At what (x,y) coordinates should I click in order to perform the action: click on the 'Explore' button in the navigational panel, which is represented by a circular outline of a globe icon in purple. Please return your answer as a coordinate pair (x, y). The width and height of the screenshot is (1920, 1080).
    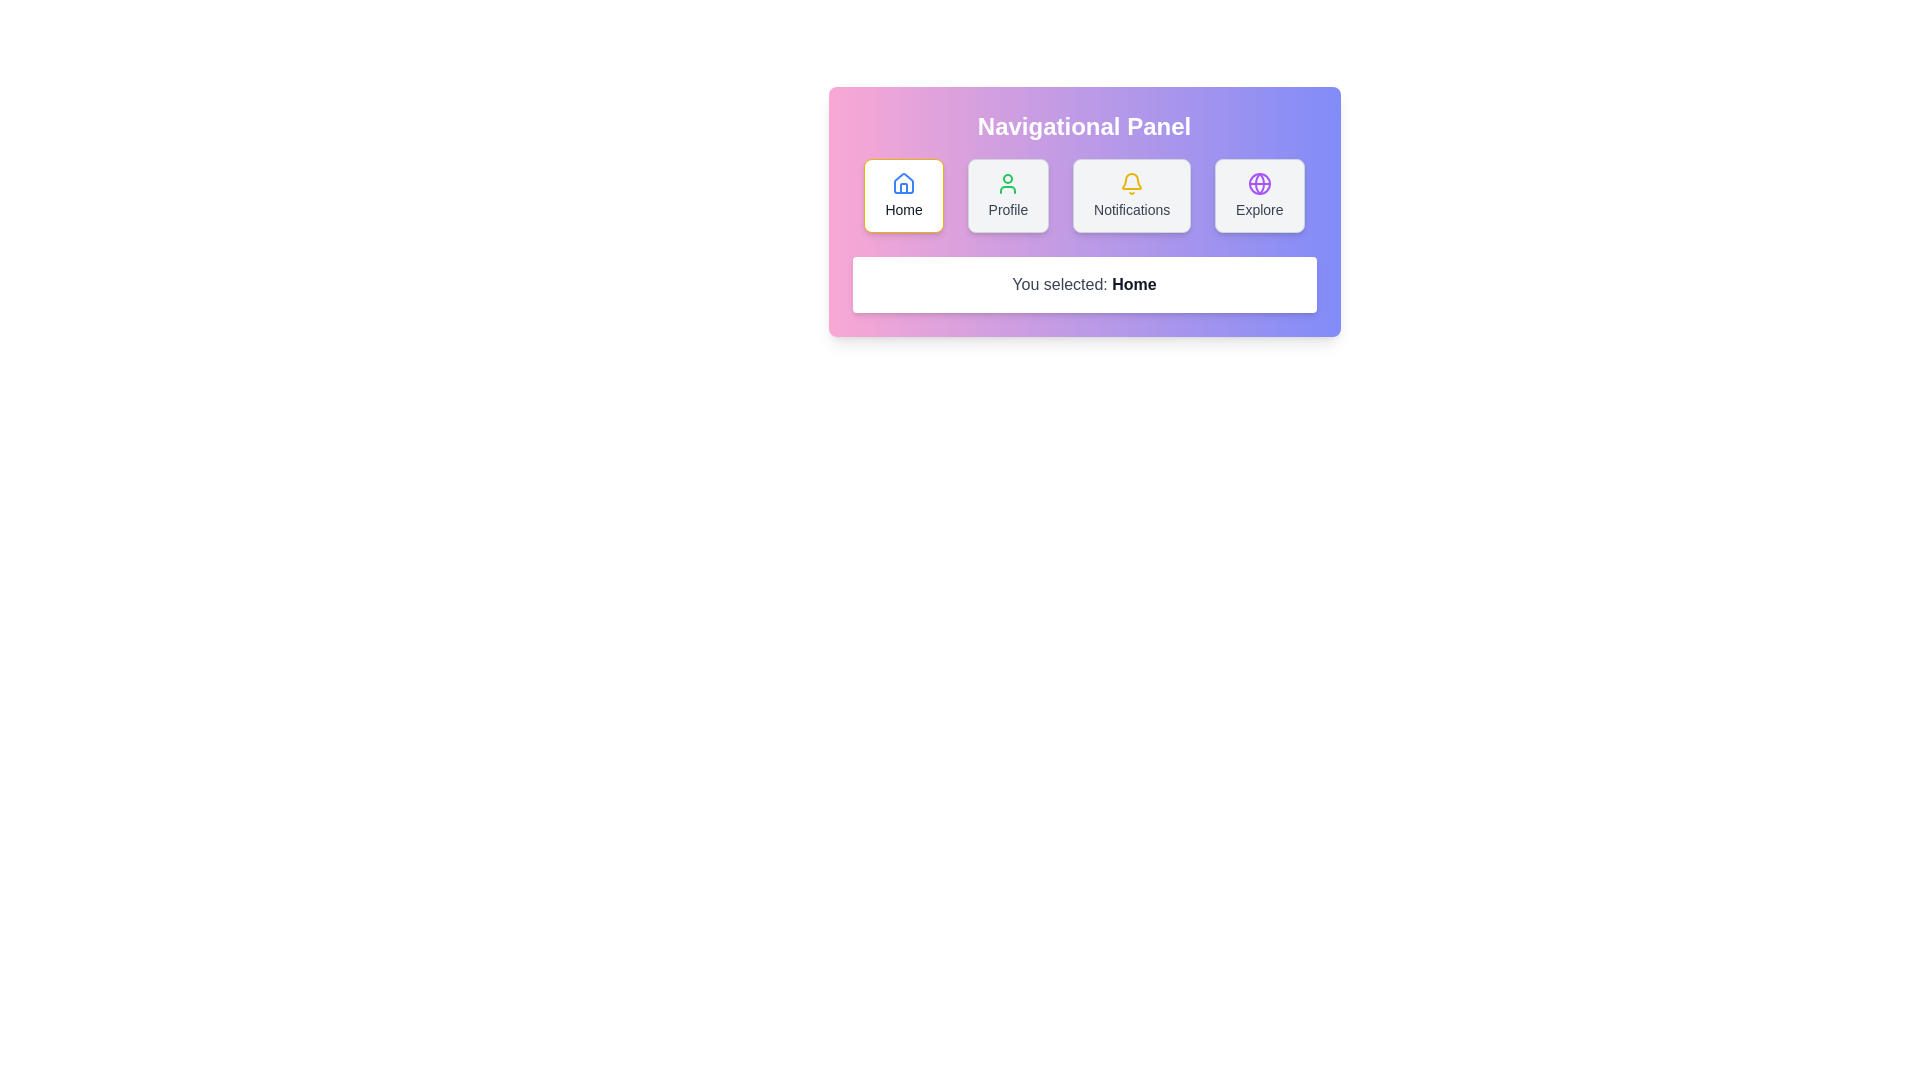
    Looking at the image, I should click on (1258, 184).